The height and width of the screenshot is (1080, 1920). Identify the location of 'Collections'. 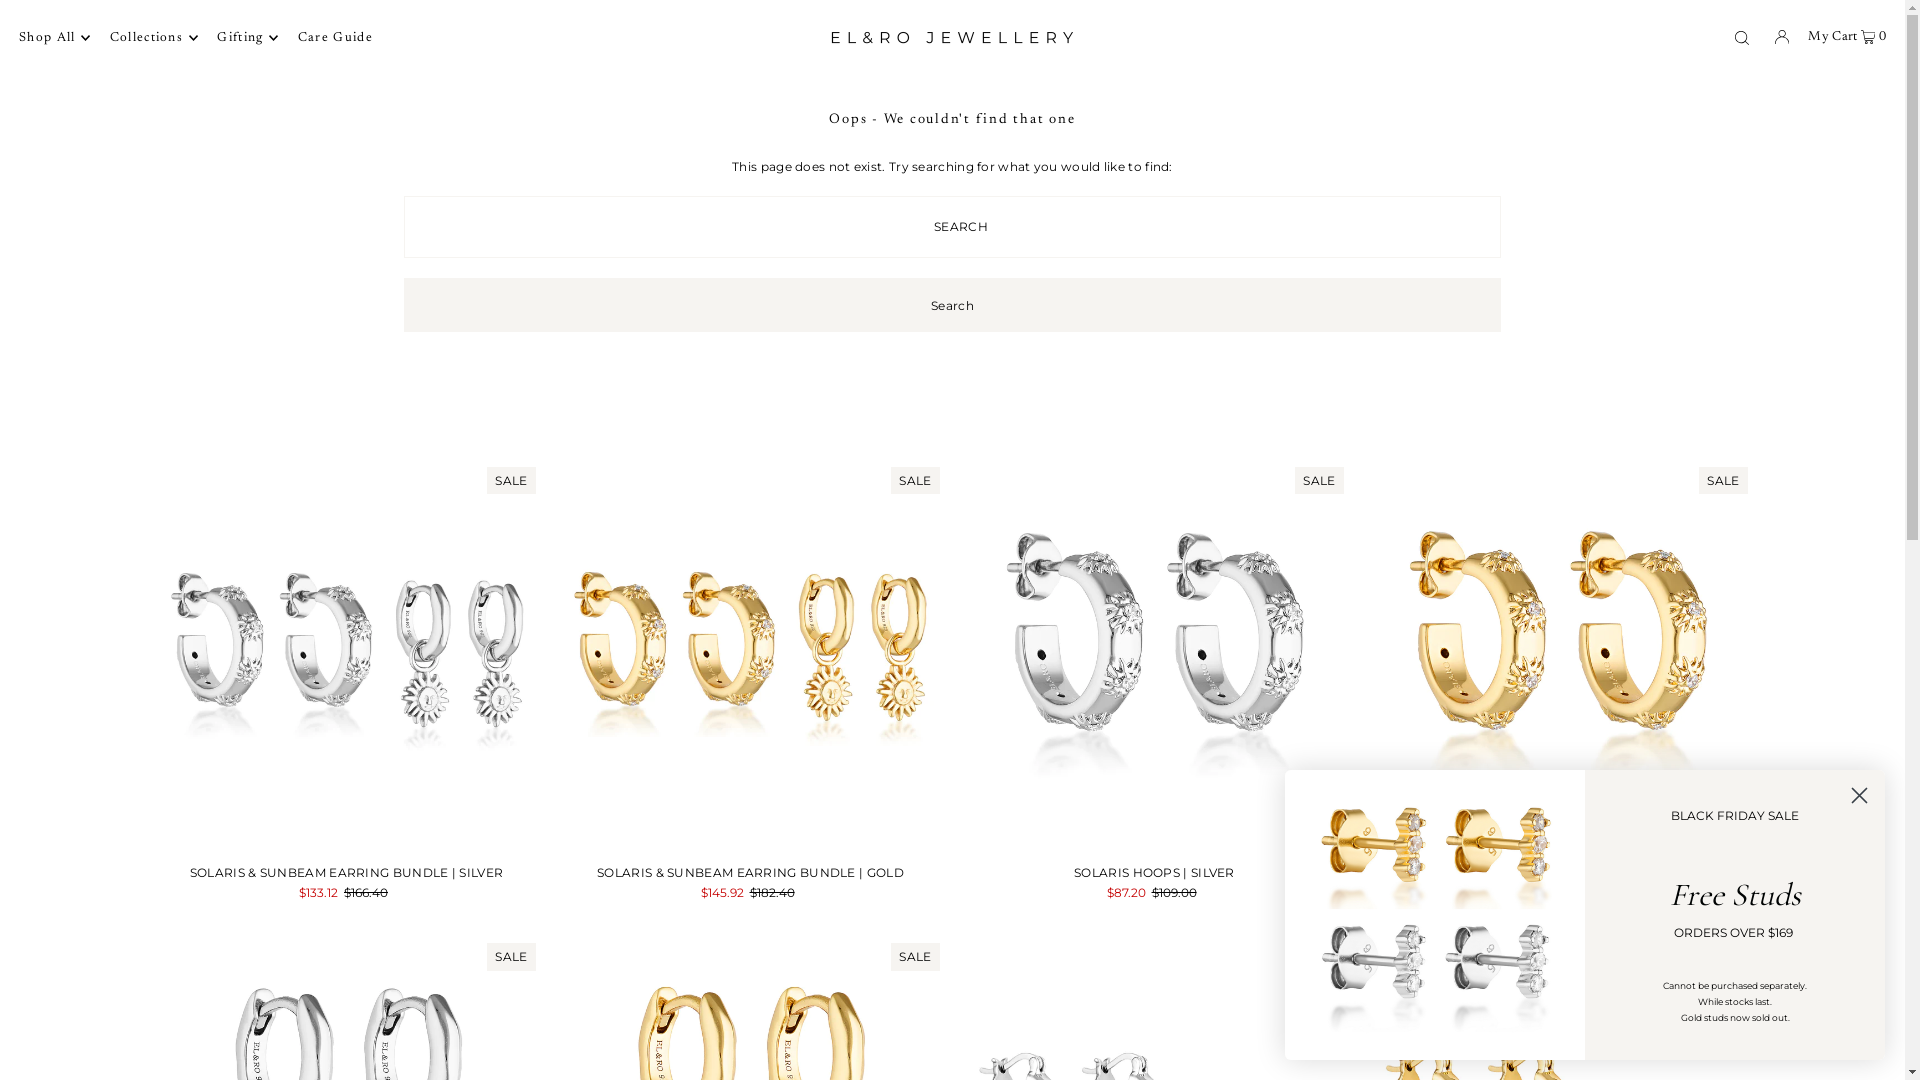
(152, 37).